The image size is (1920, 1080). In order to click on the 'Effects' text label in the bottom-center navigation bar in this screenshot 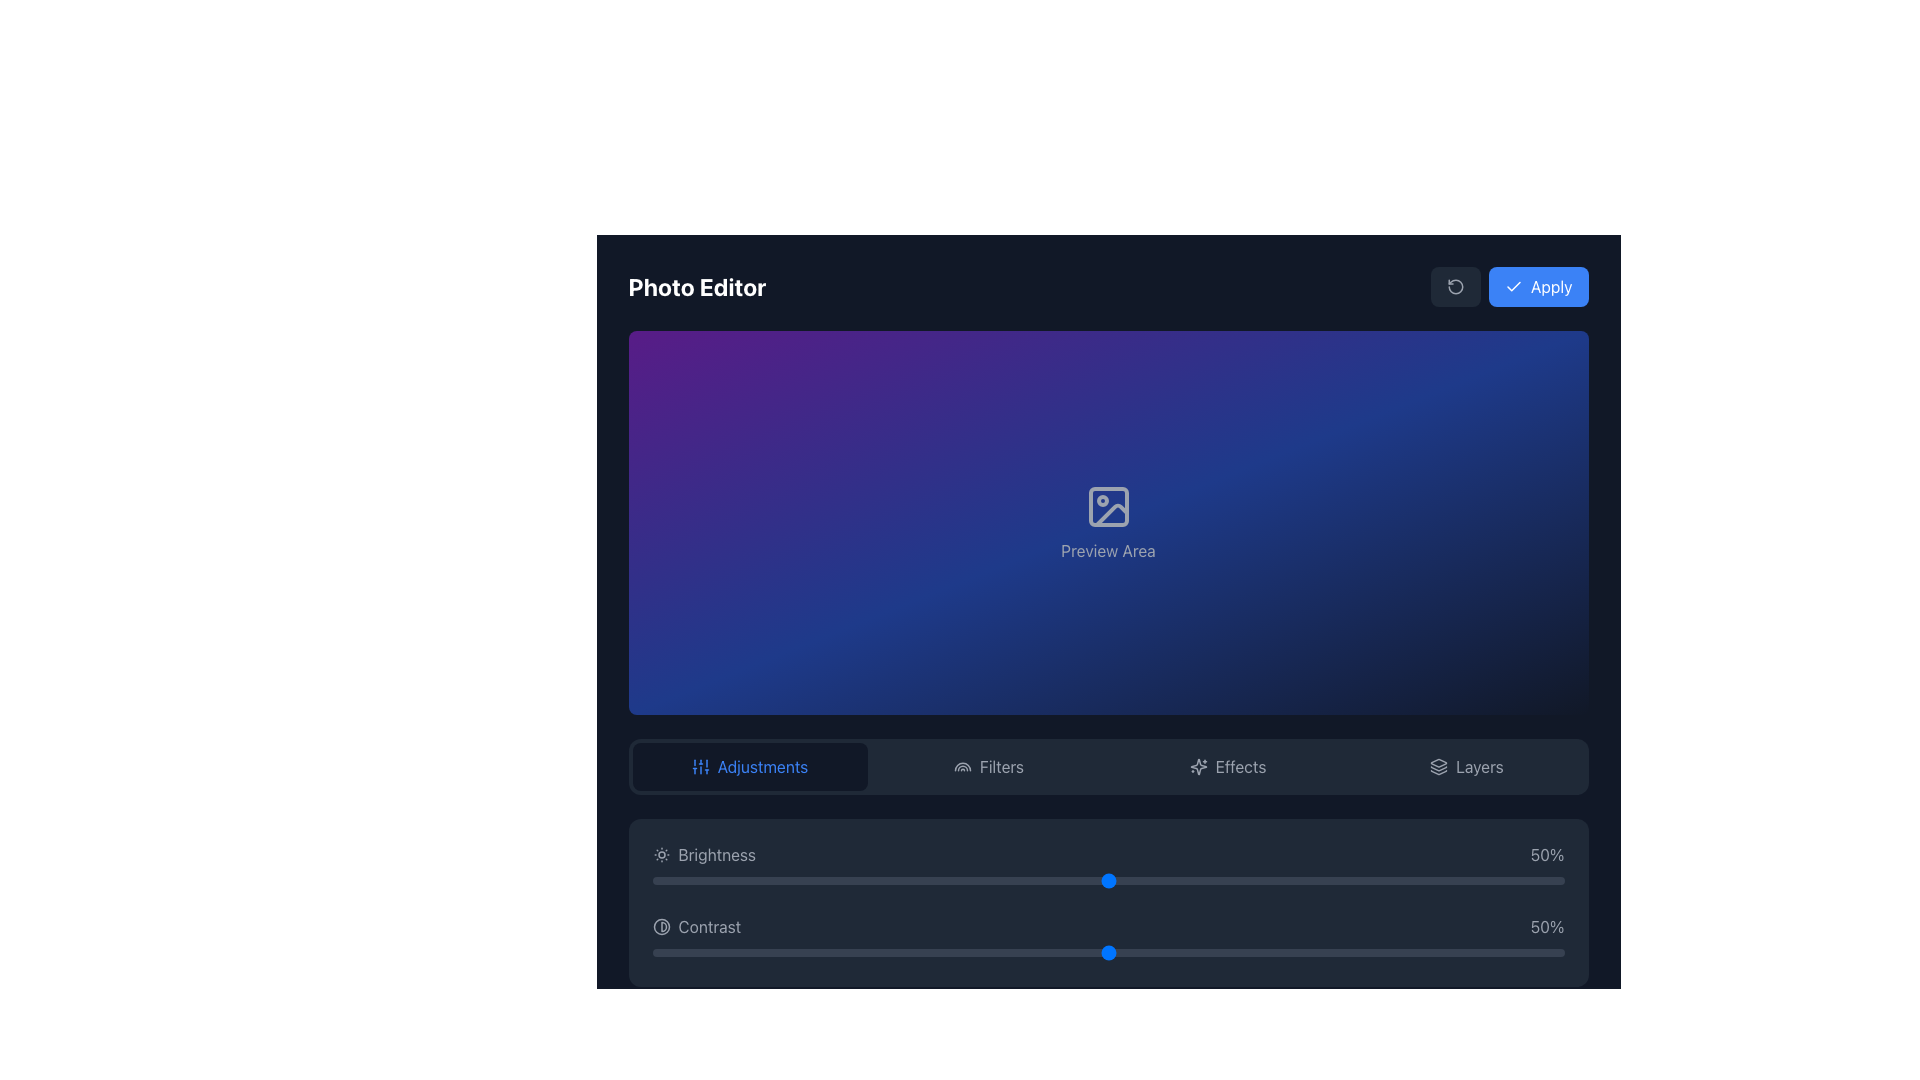, I will do `click(1239, 766)`.